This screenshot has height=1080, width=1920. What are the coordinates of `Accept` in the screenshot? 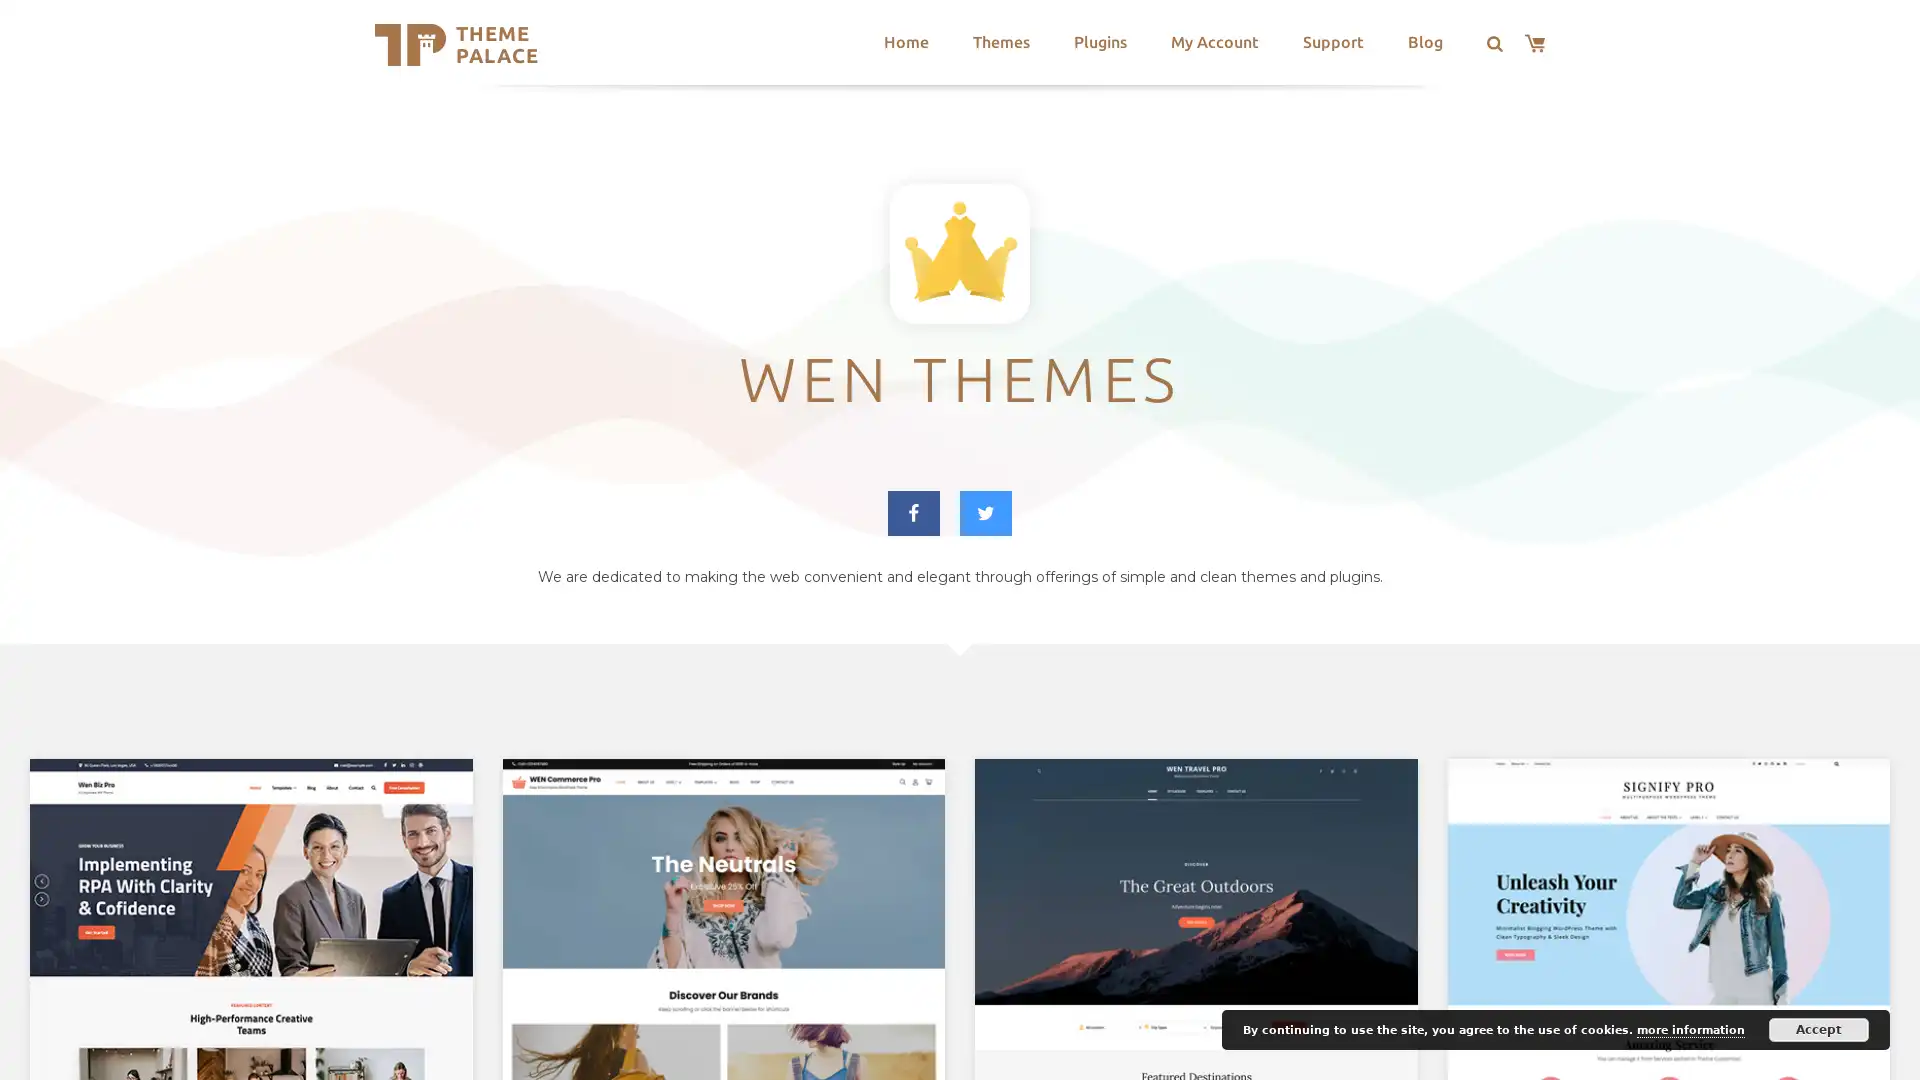 It's located at (1819, 1029).